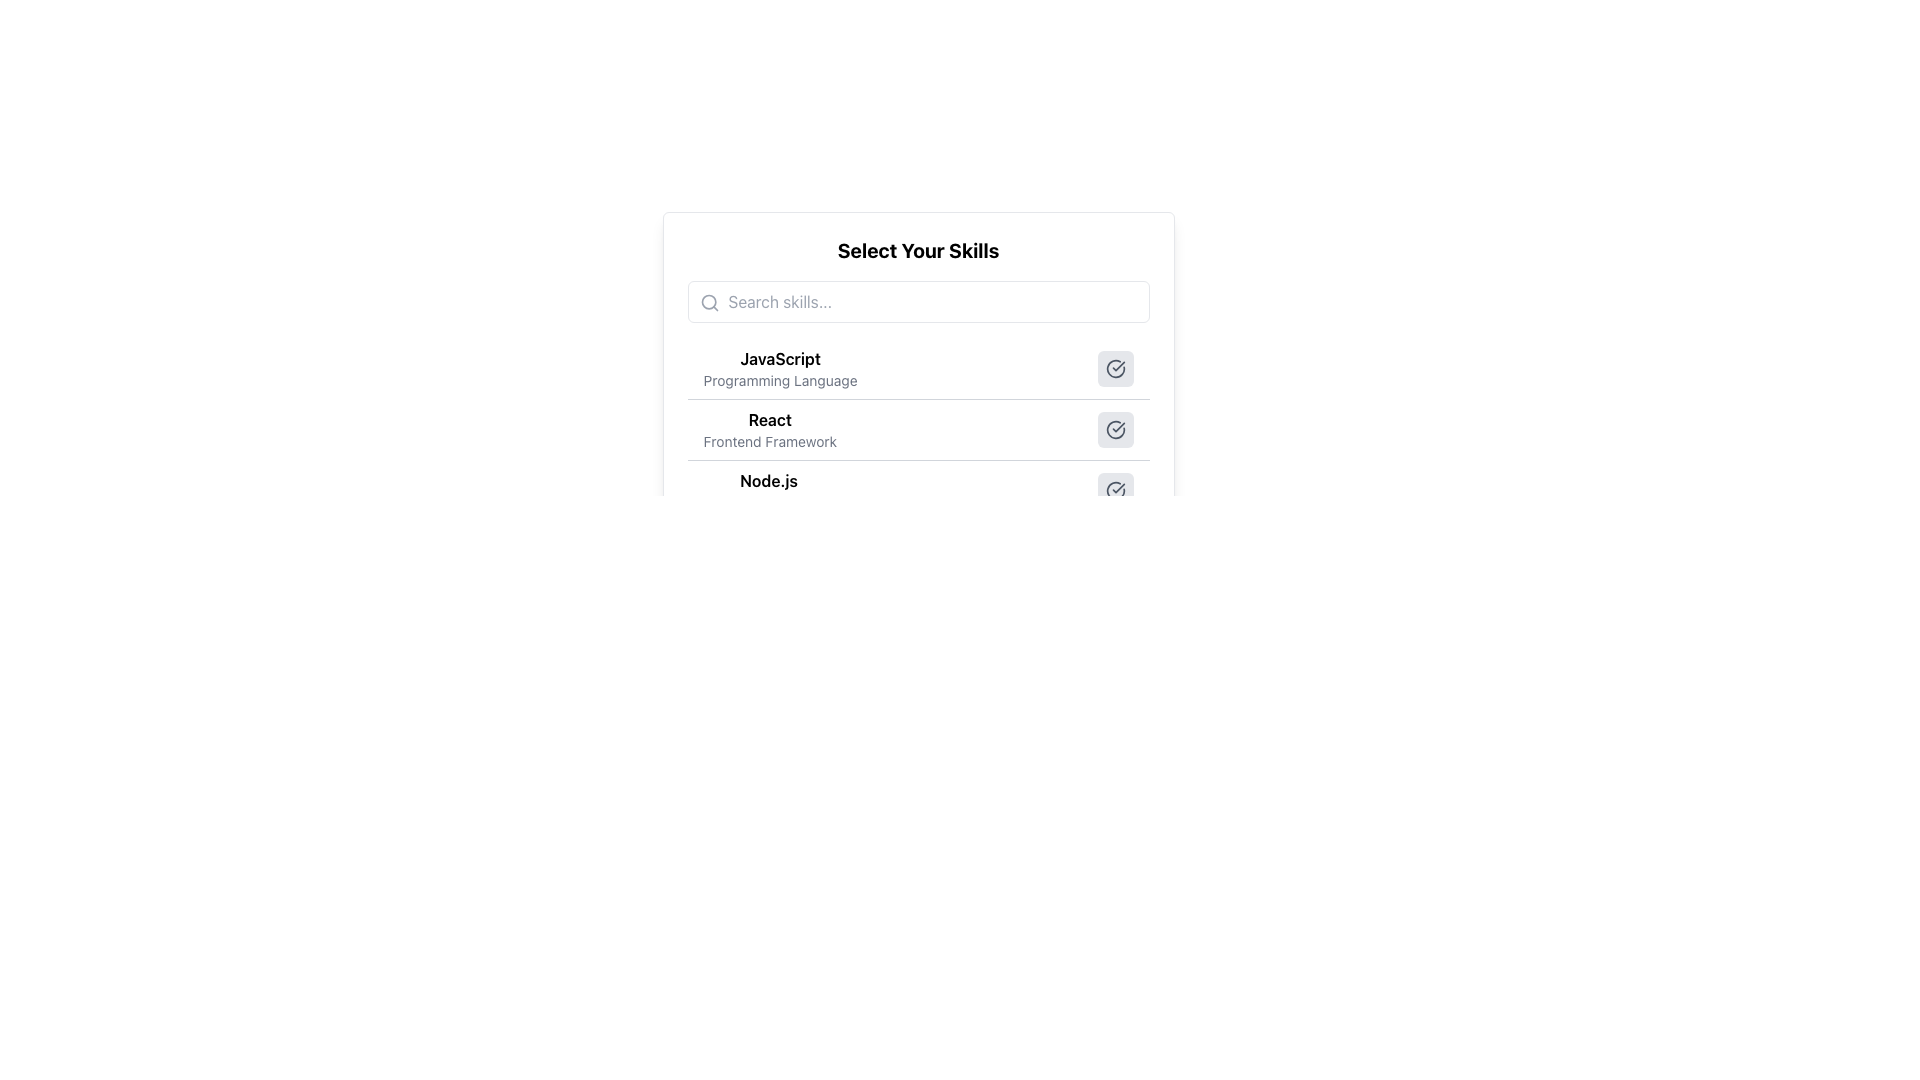 The image size is (1920, 1080). I want to click on the static label text that describes 'JavaScript' as a 'Programming Language', which is positioned directly below the bolded text 'JavaScript' in the 'Select Your Skills' list, so click(779, 381).